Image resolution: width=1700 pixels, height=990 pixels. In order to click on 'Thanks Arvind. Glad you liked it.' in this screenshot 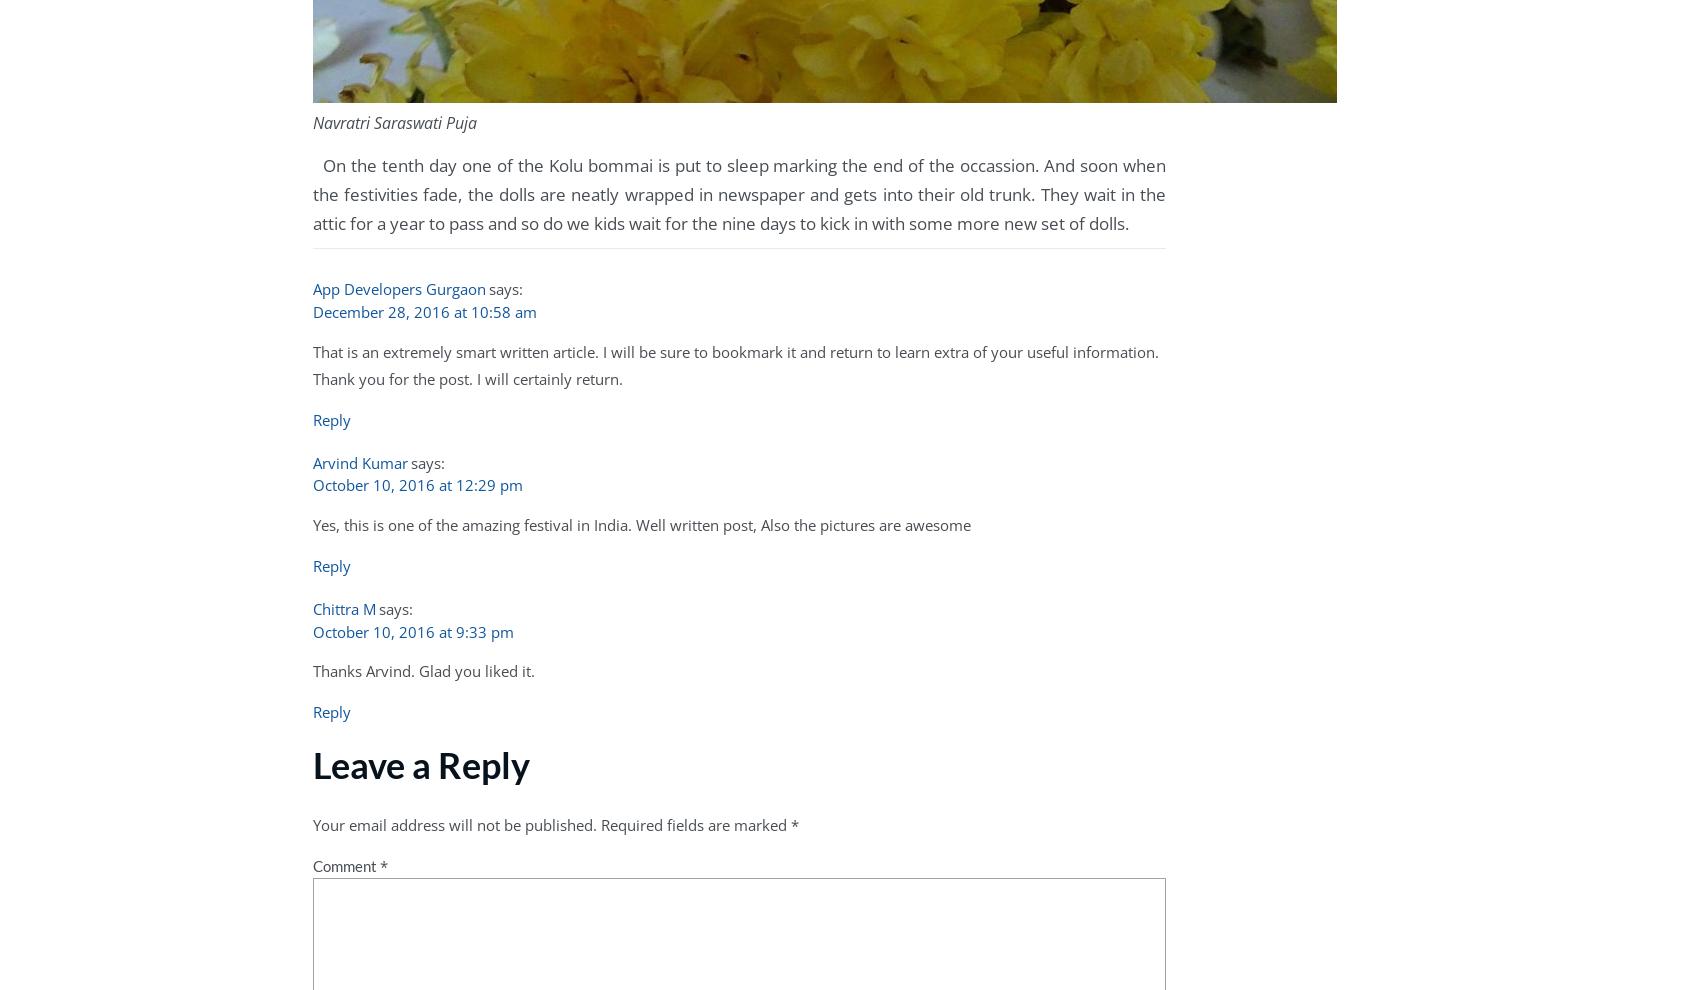, I will do `click(422, 671)`.